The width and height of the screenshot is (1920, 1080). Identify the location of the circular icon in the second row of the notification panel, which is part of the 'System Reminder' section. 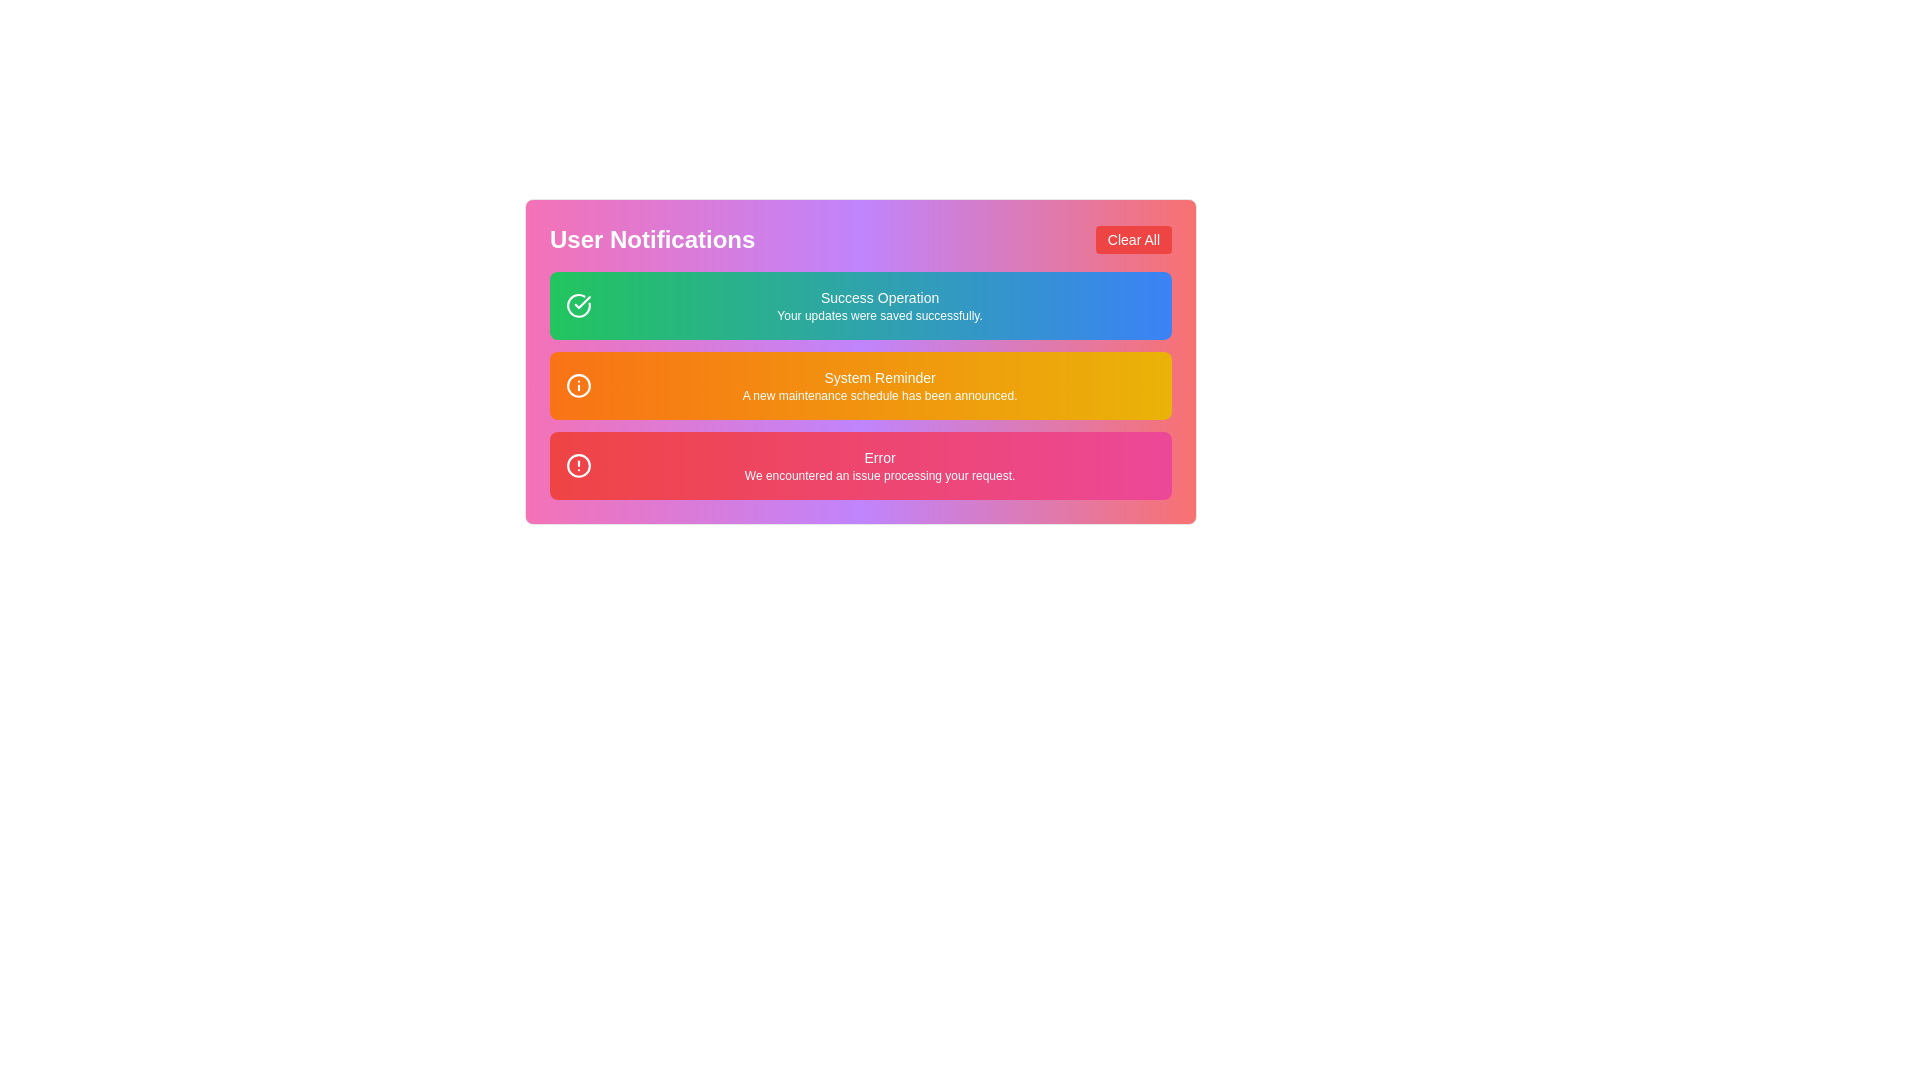
(578, 385).